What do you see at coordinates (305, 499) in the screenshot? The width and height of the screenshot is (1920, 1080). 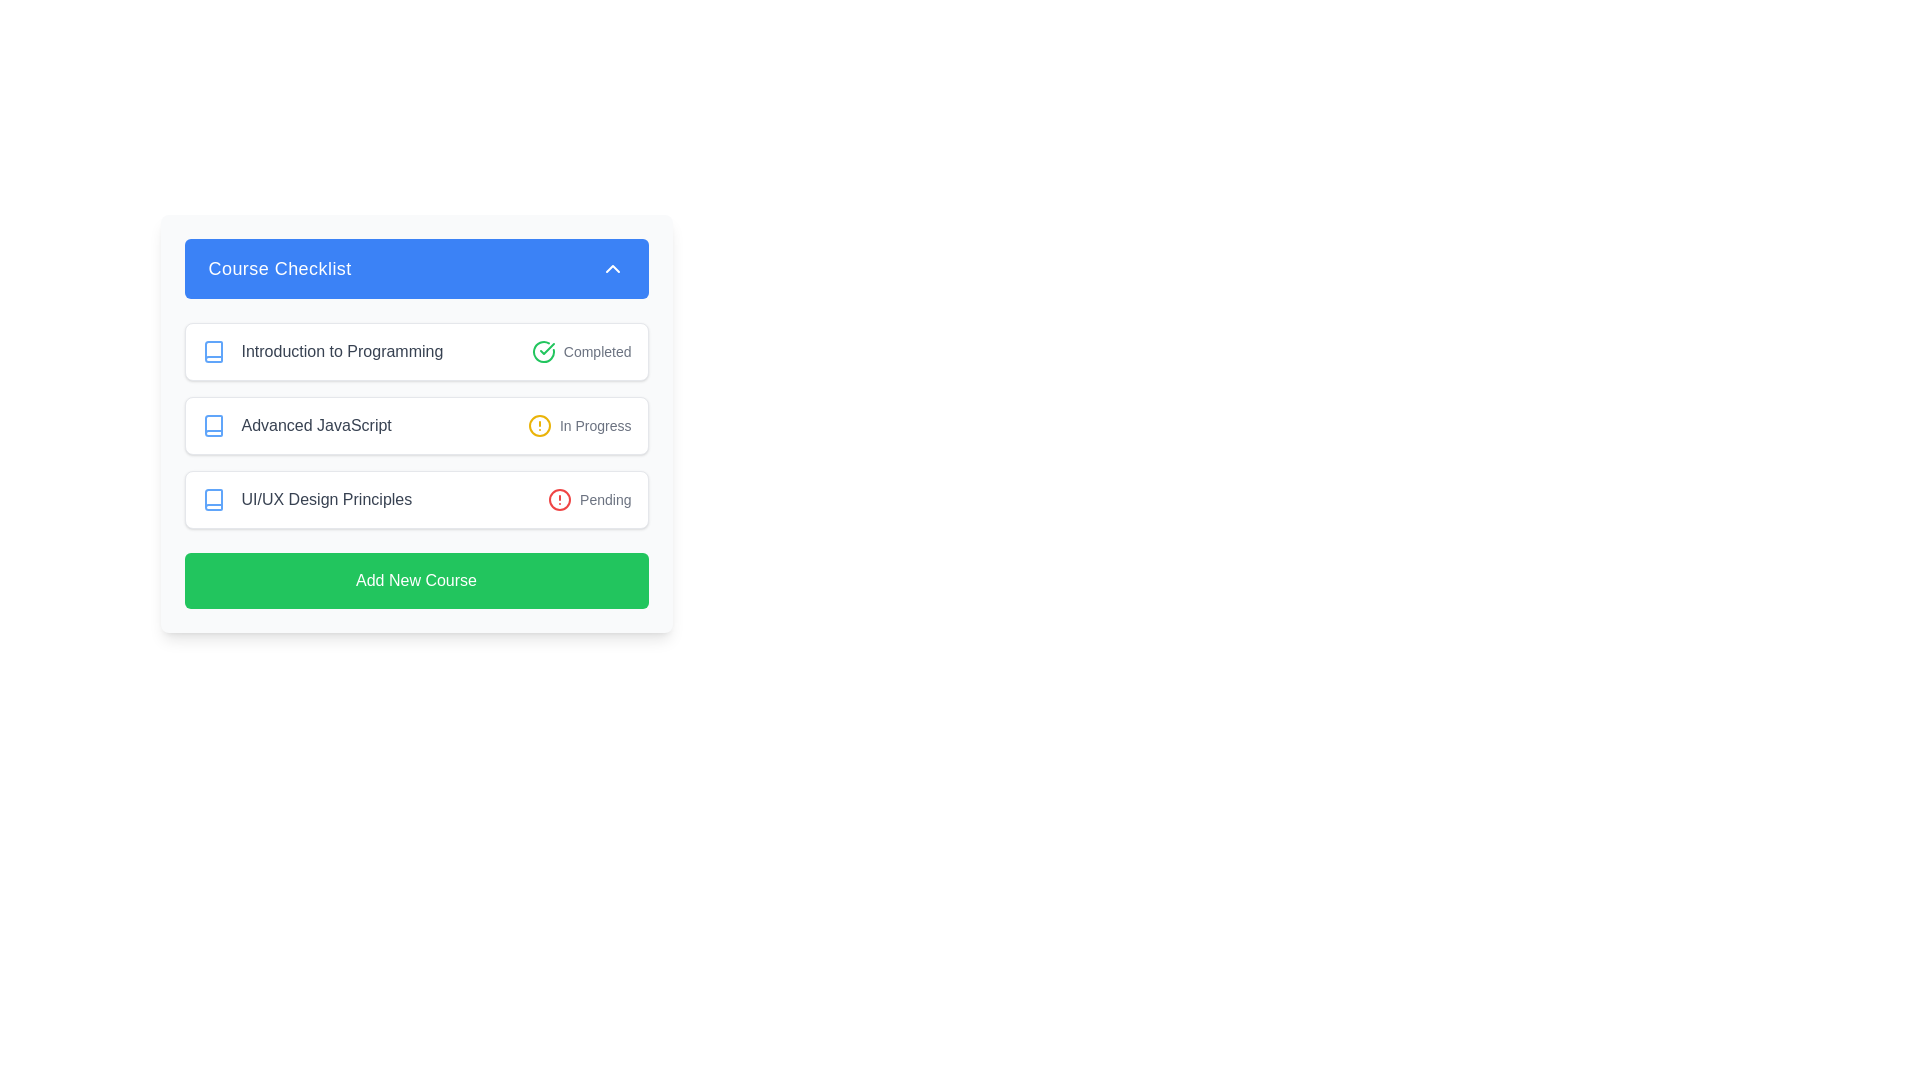 I see `the 'UI/UX Design Principles' course title element located in the third row of the course checklist, beneath 'Advanced JavaScript'` at bounding box center [305, 499].